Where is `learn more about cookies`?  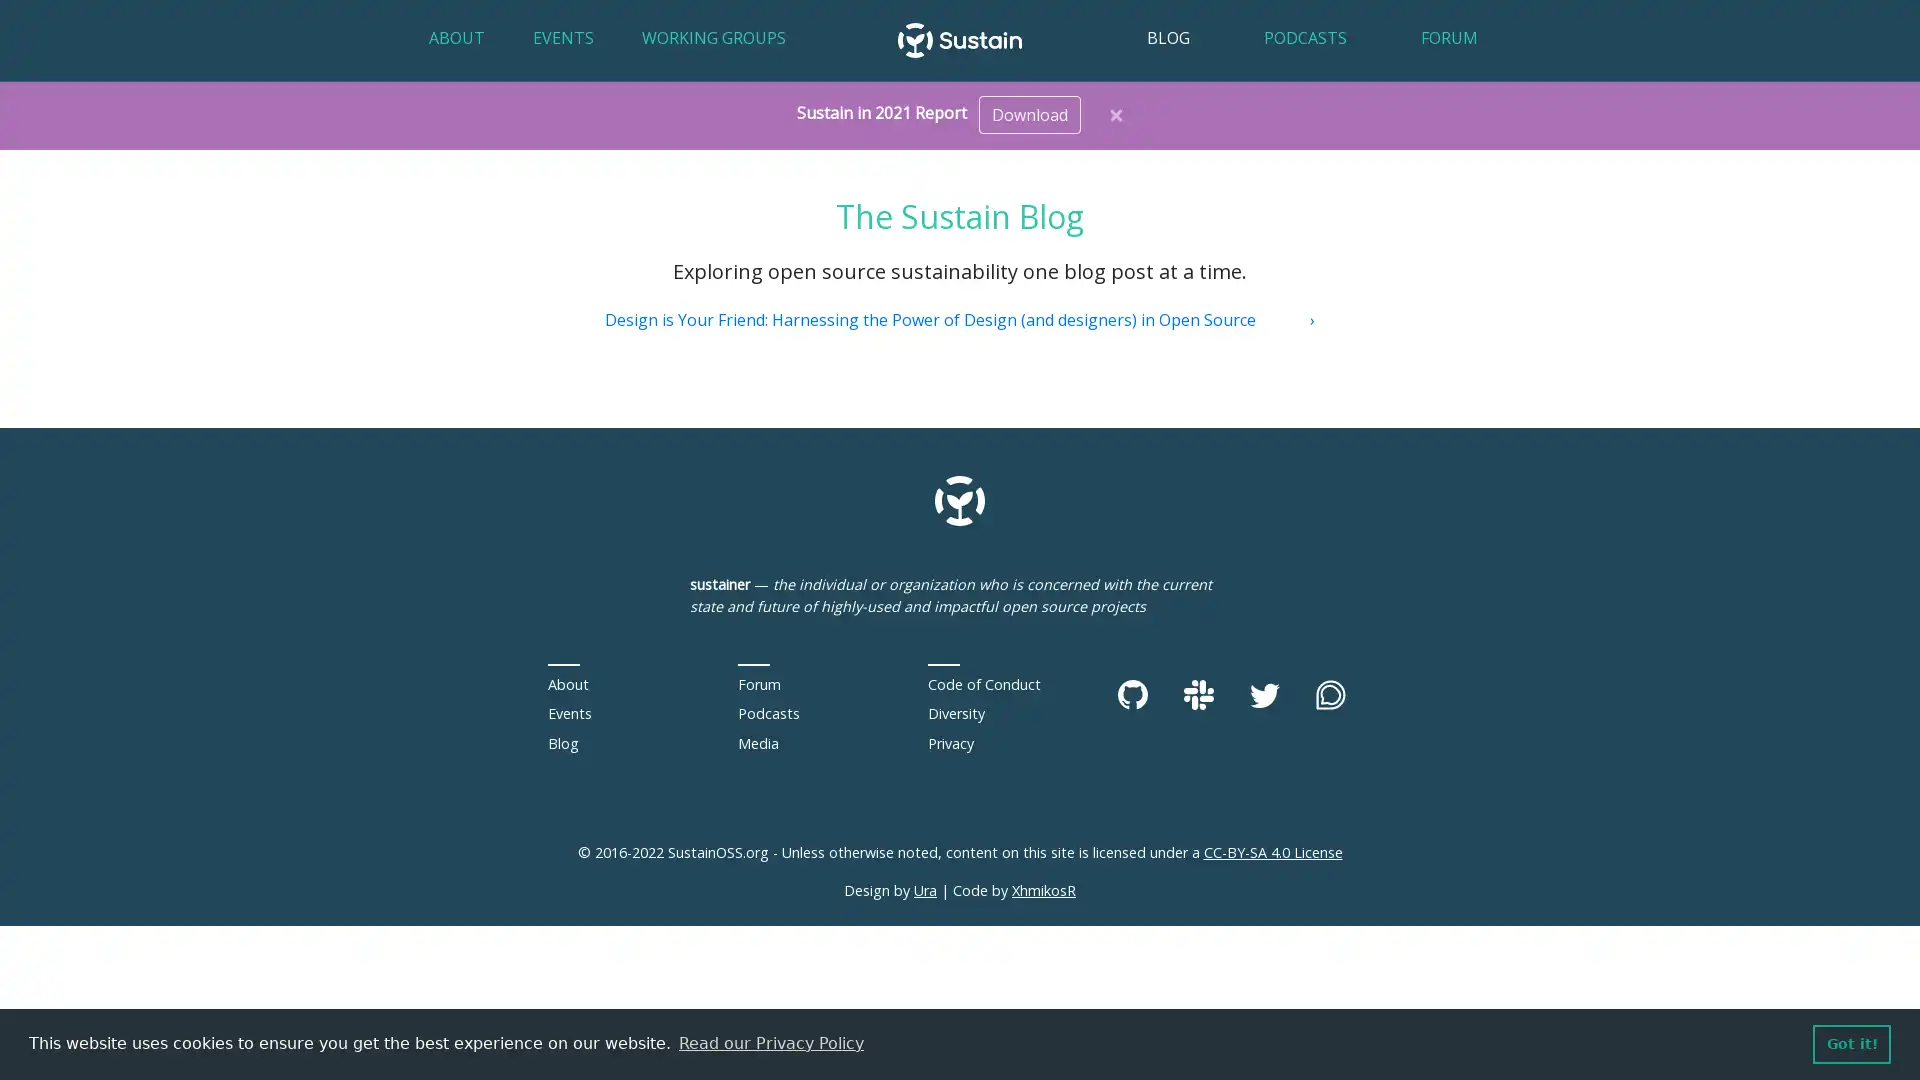
learn more about cookies is located at coordinates (770, 1043).